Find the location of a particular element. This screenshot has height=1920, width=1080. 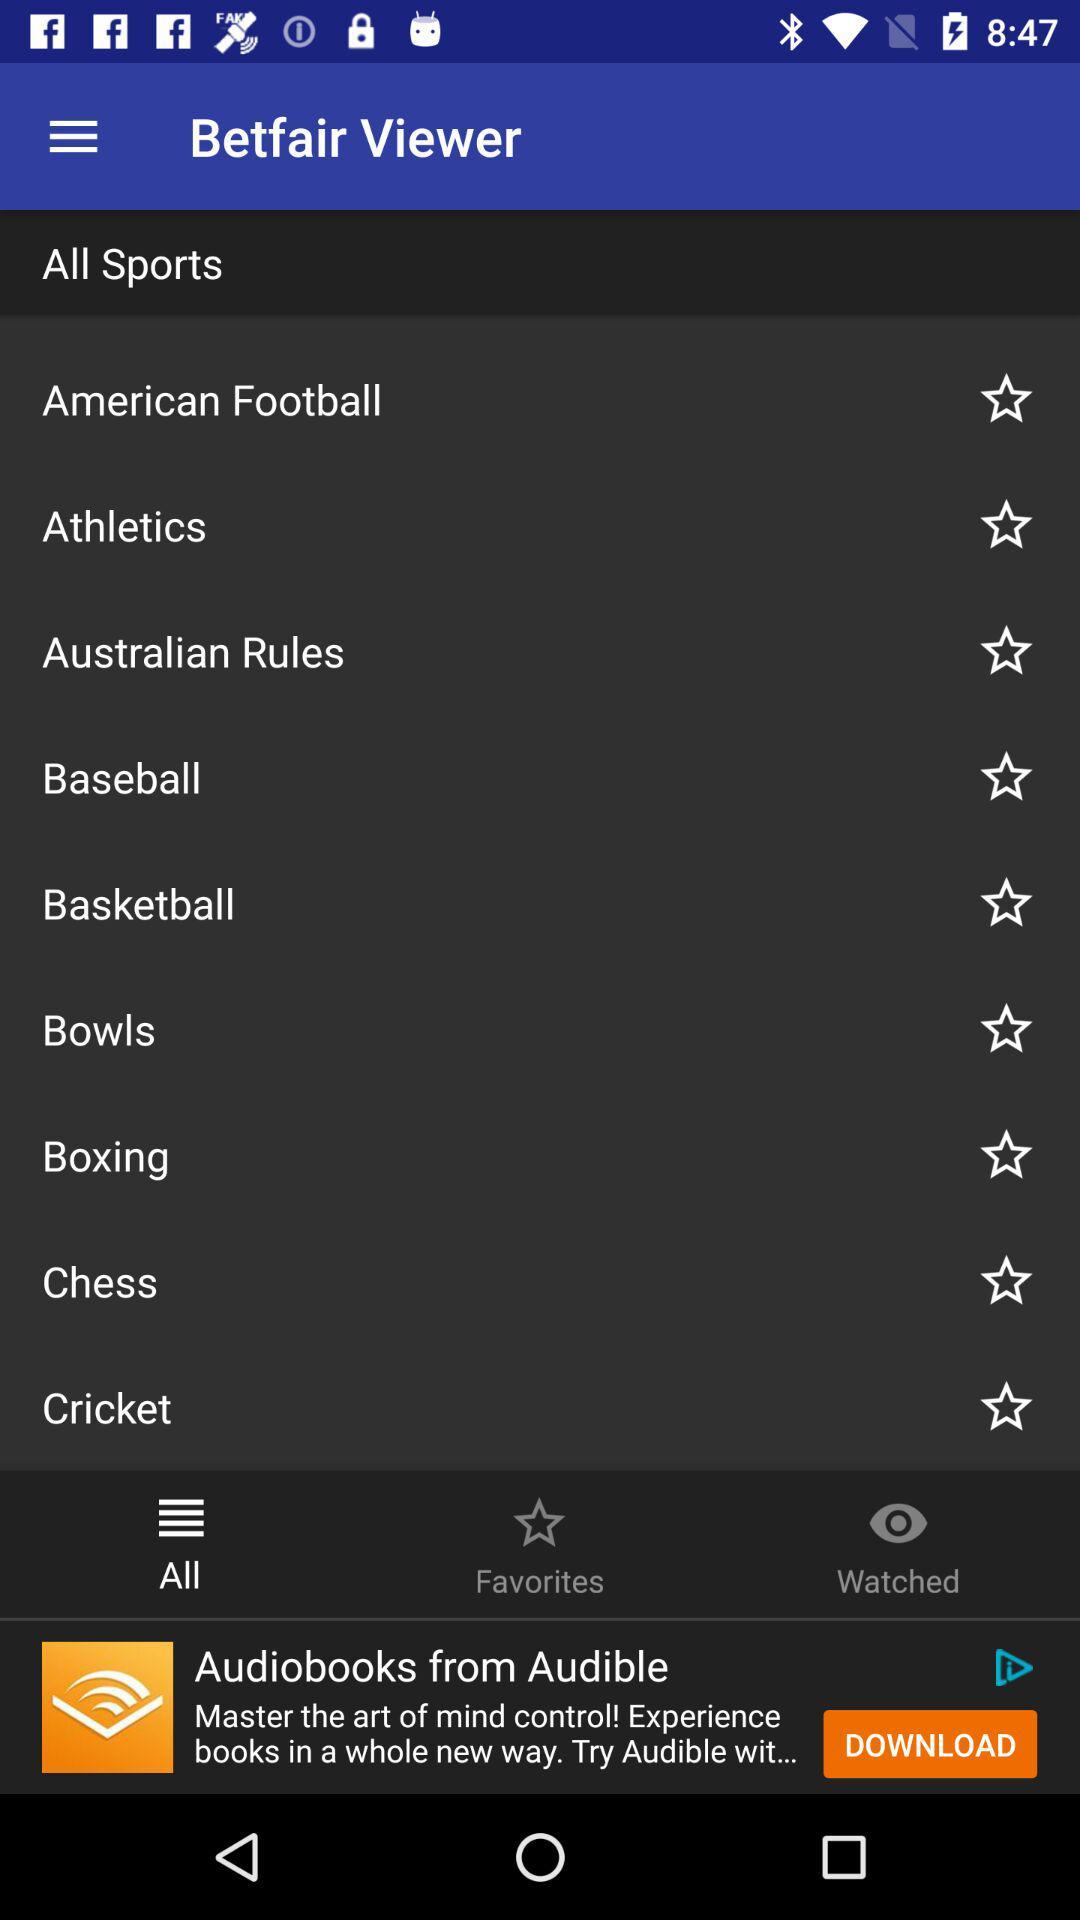

the button on the bottom right corner of the web page is located at coordinates (930, 1742).